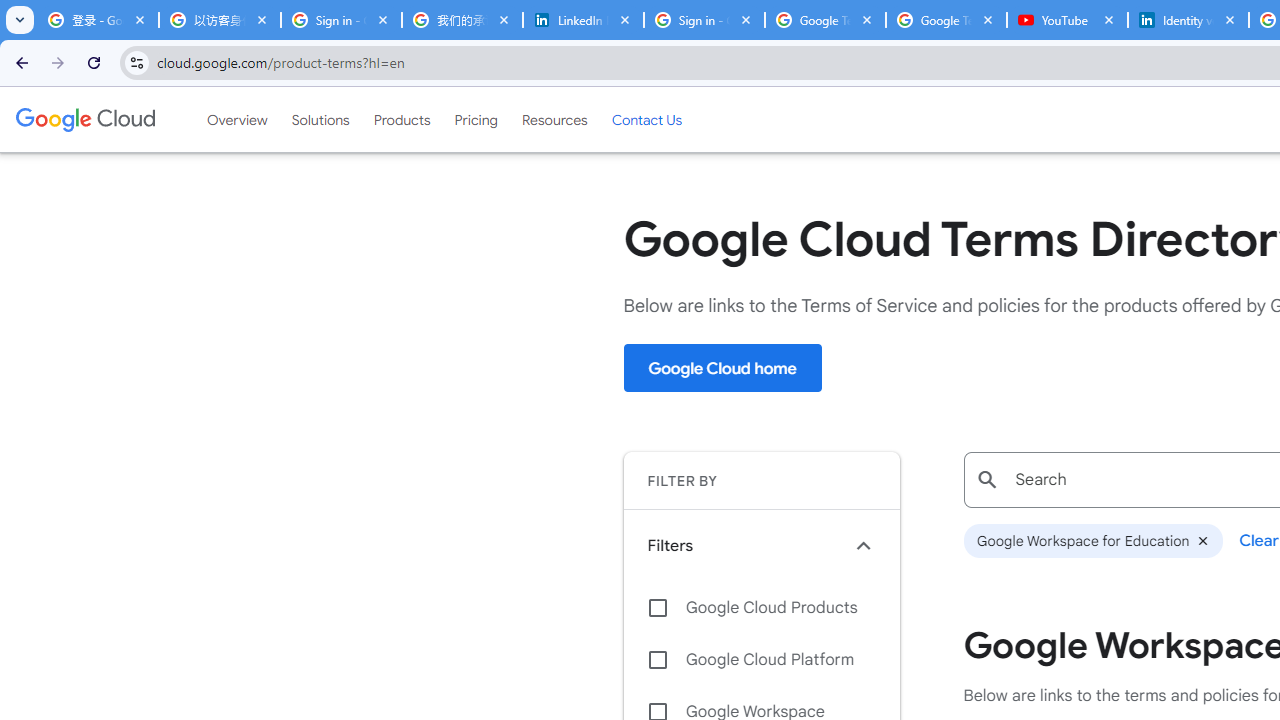  I want to click on 'Google Cloud', so click(84, 119).